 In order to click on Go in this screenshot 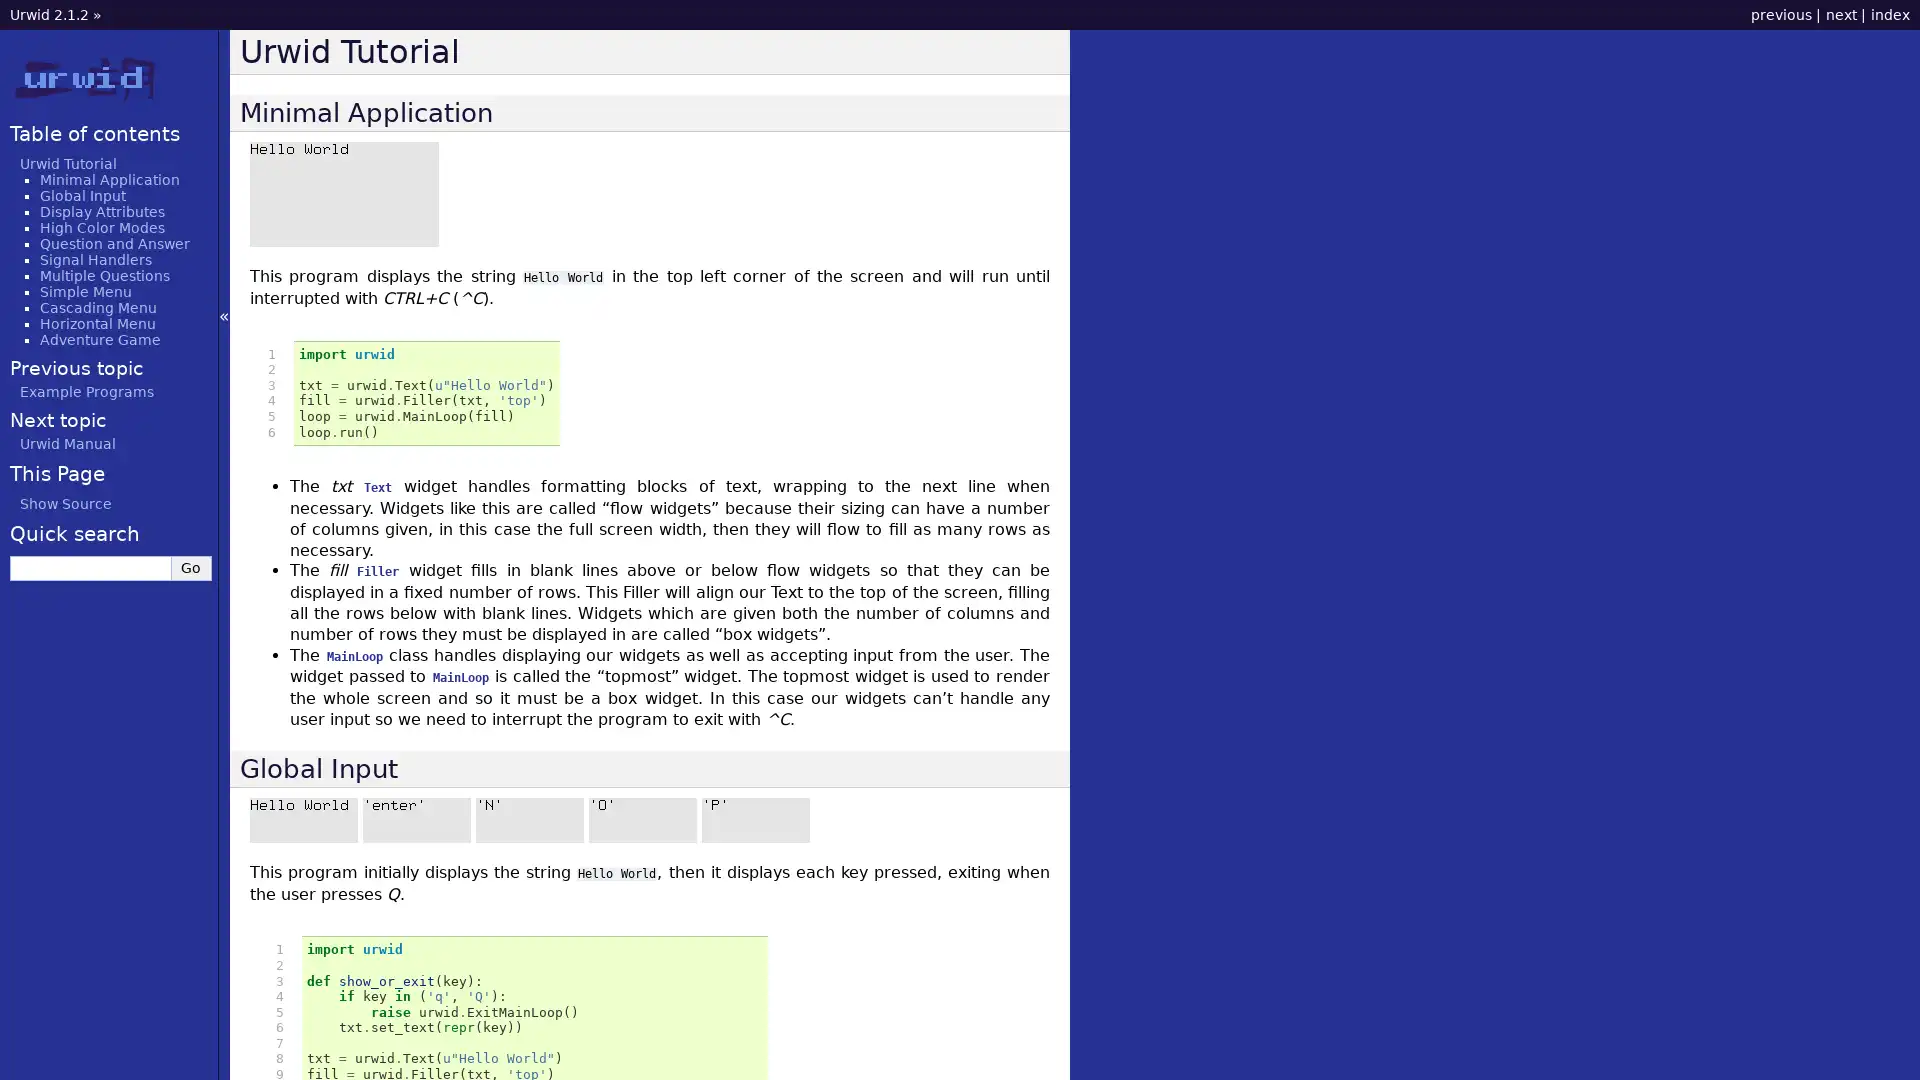, I will do `click(191, 567)`.